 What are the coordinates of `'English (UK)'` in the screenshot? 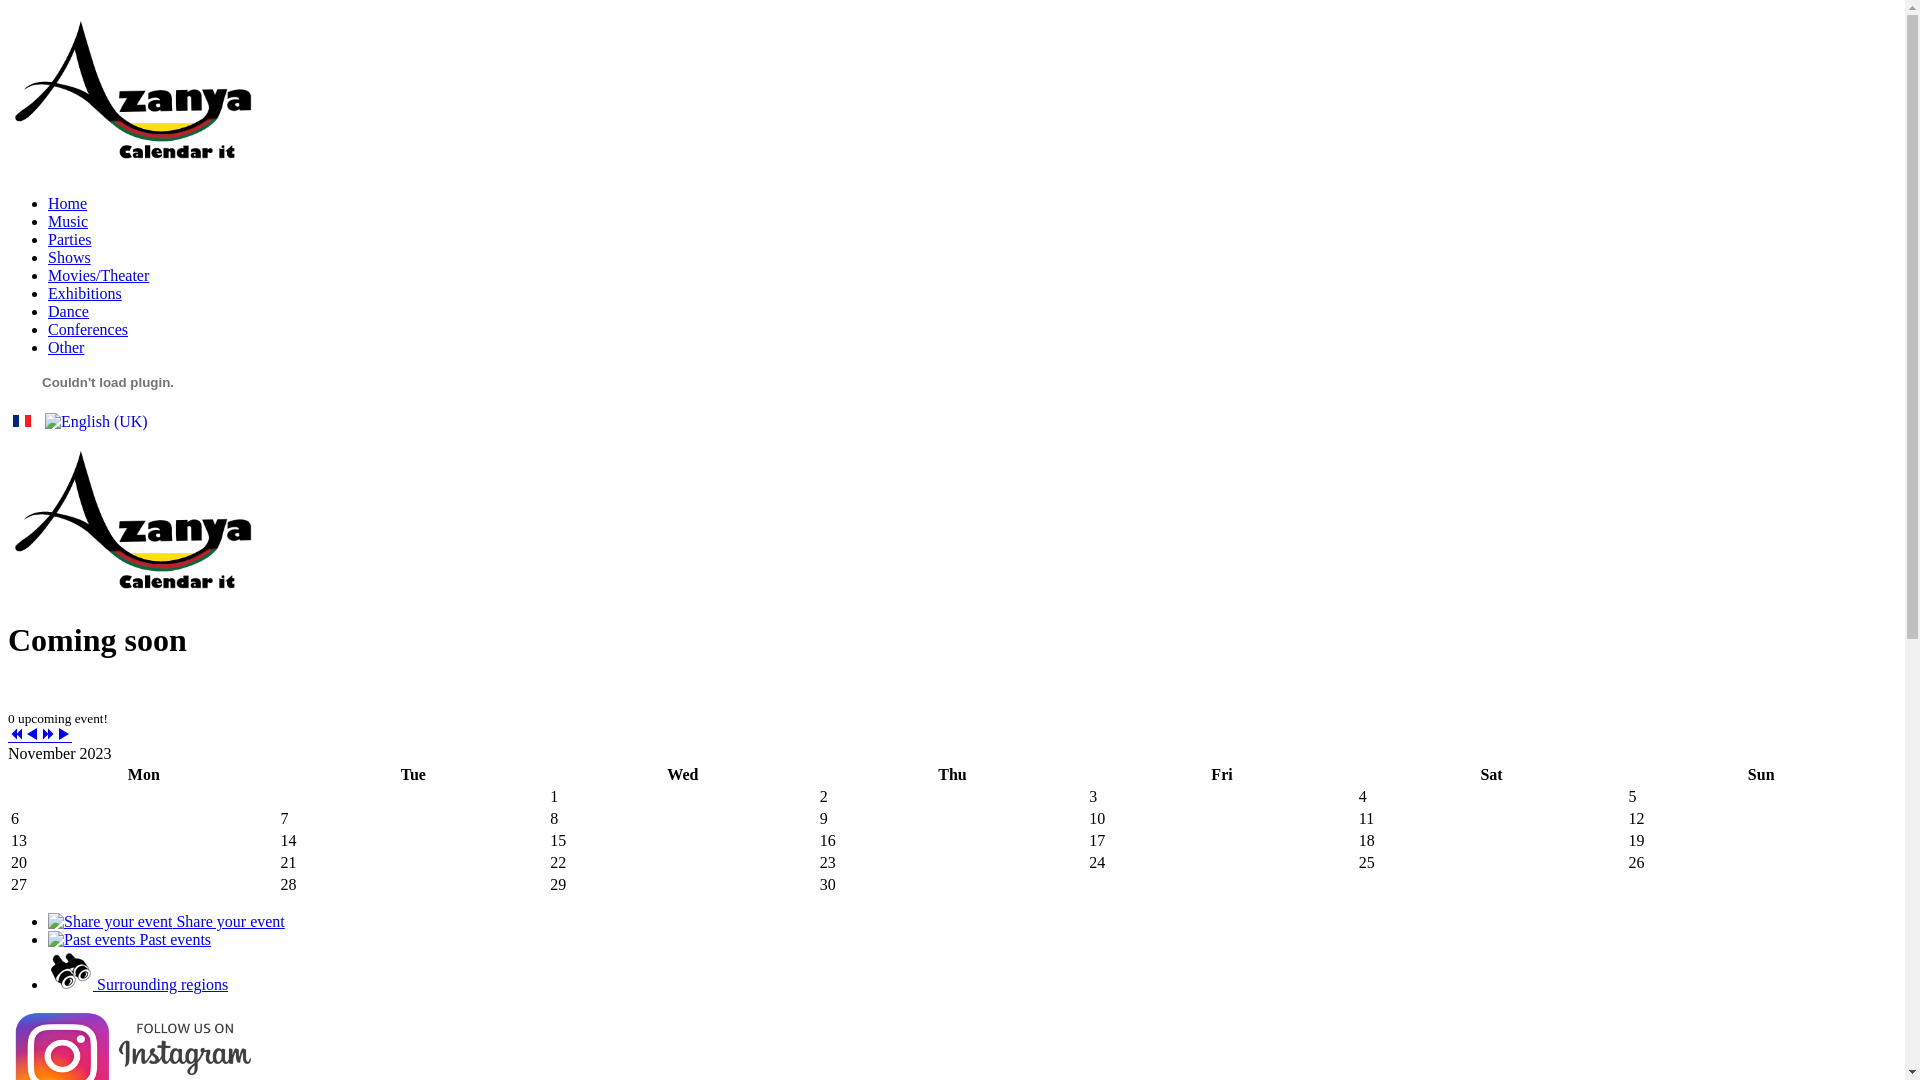 It's located at (95, 420).